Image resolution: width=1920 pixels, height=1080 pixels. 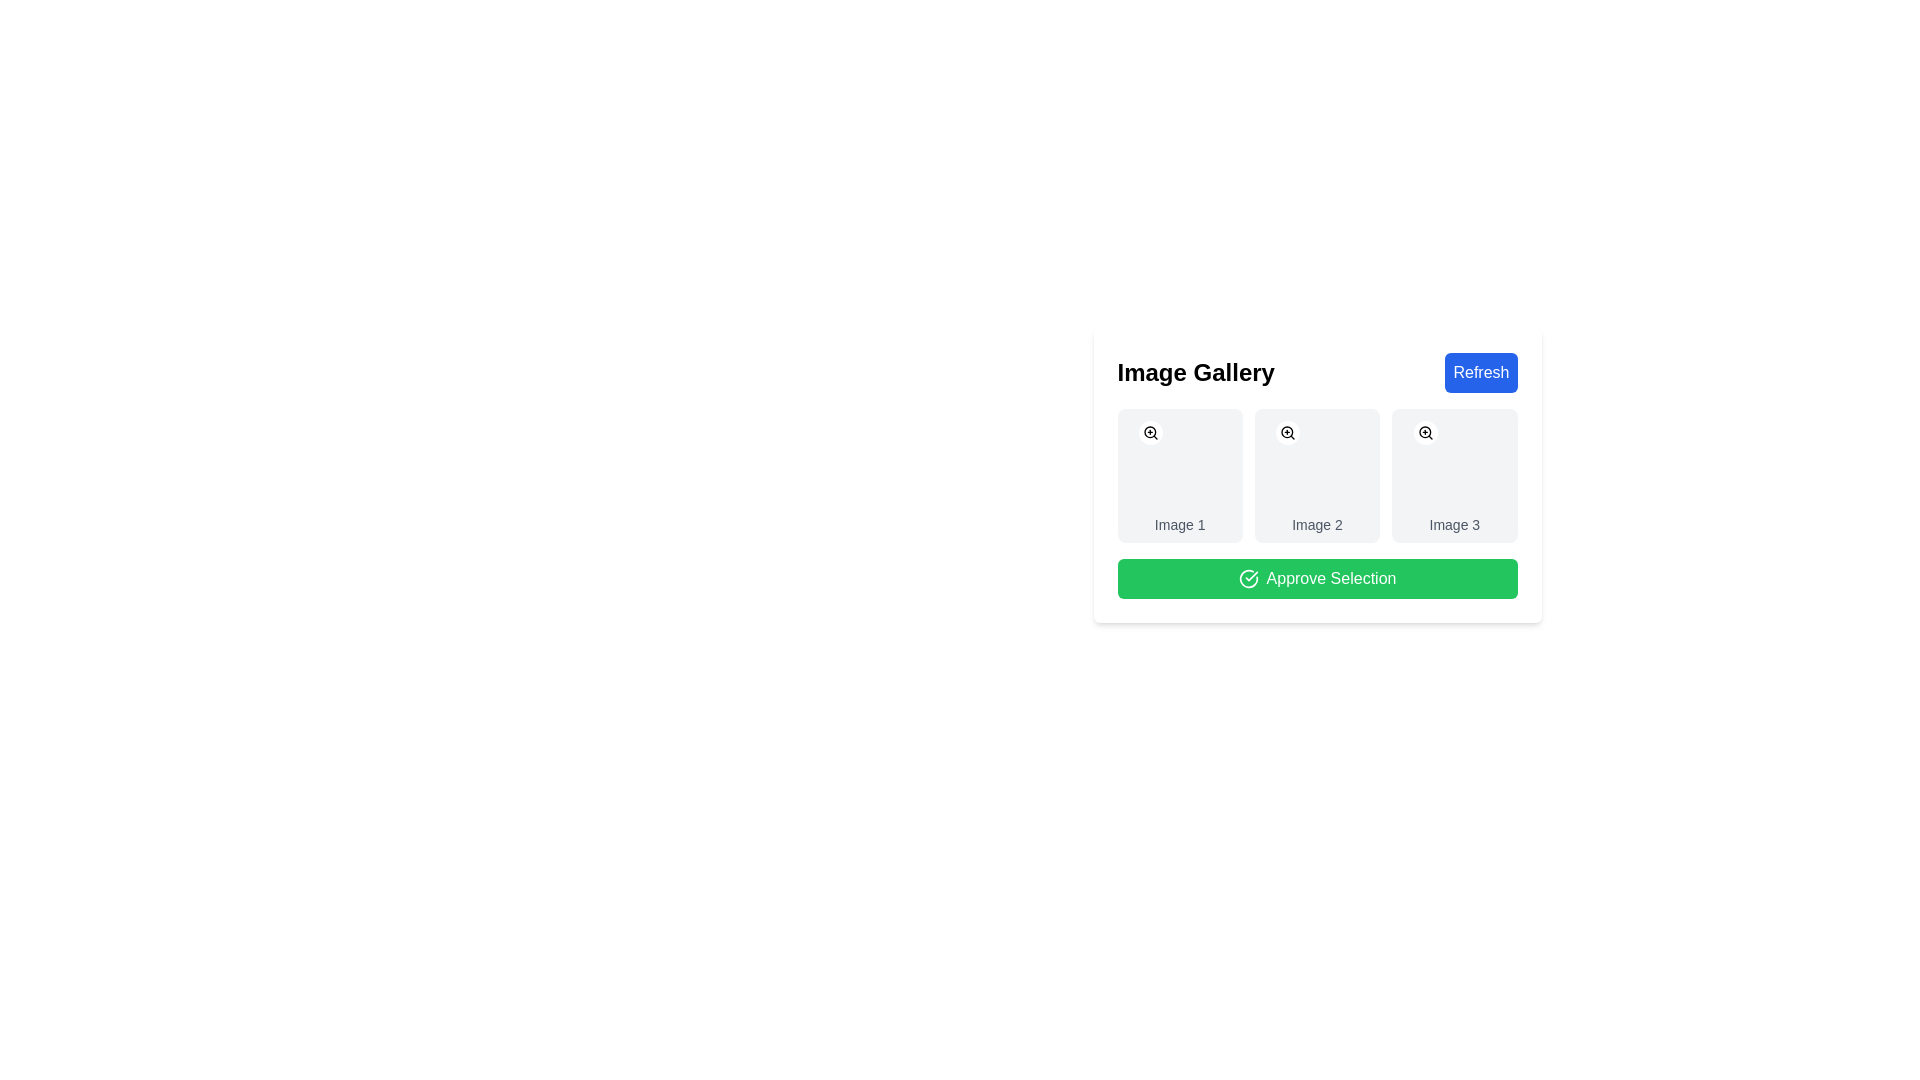 I want to click on the Static Text Label that identifies the first image in the gallery, positioned beneath the first image placeholder, so click(x=1180, y=523).